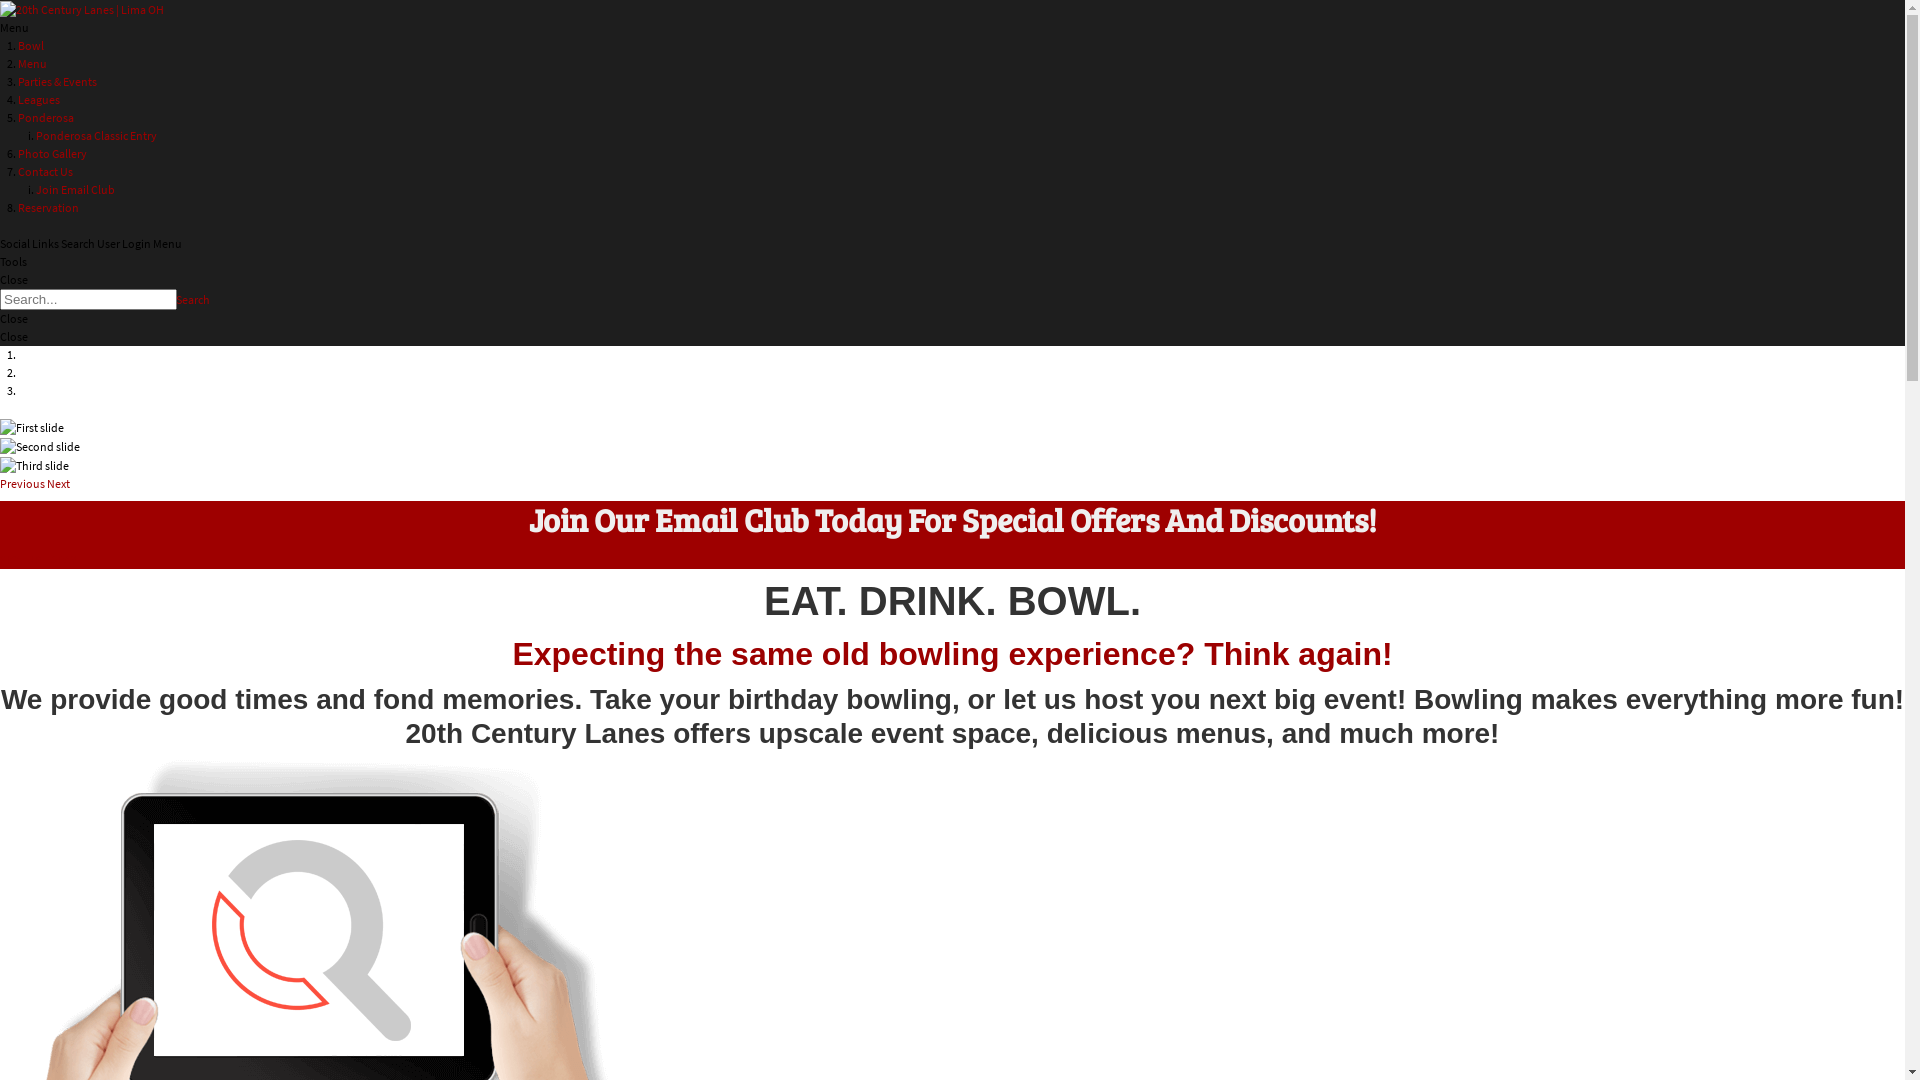 Image resolution: width=1920 pixels, height=1080 pixels. Describe the element at coordinates (38, 559) in the screenshot. I see `'SIGN UP TODAY'` at that location.